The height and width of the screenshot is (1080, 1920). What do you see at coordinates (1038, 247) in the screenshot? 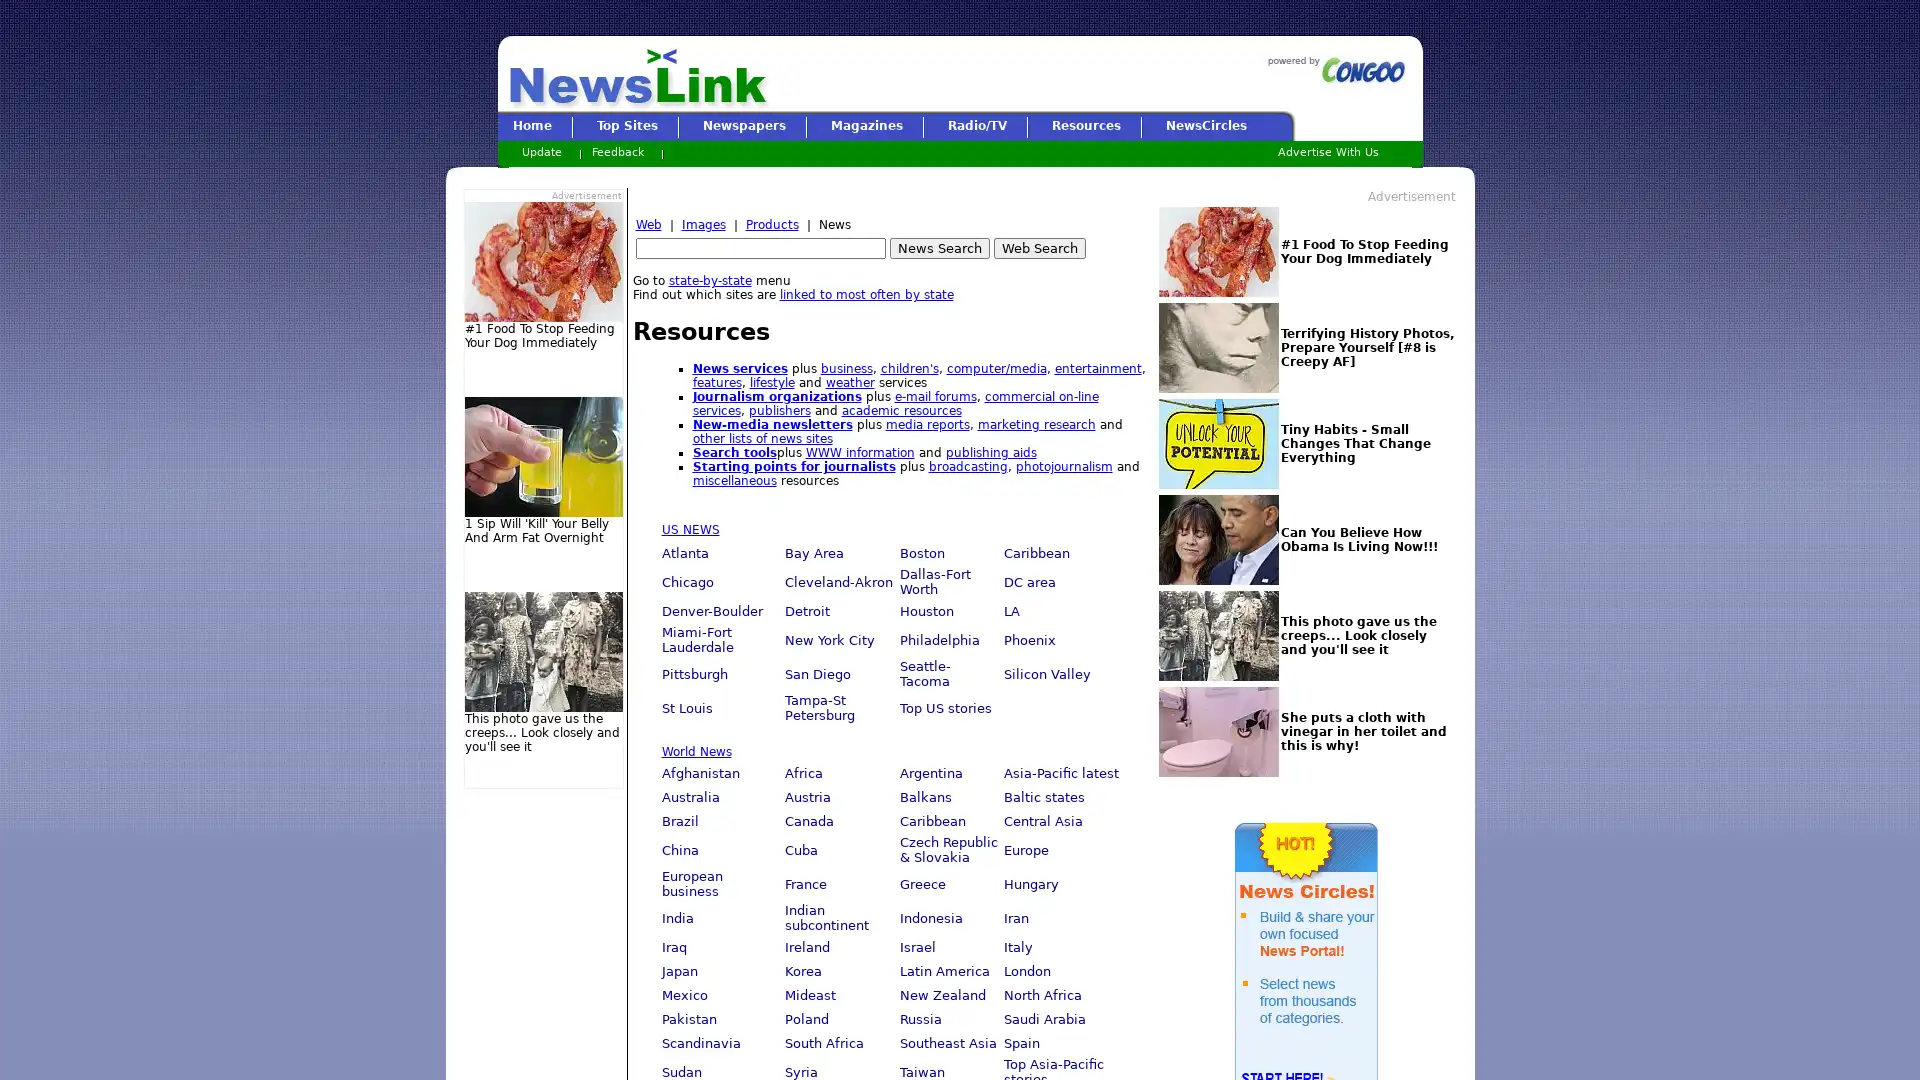
I see `Web Search` at bounding box center [1038, 247].